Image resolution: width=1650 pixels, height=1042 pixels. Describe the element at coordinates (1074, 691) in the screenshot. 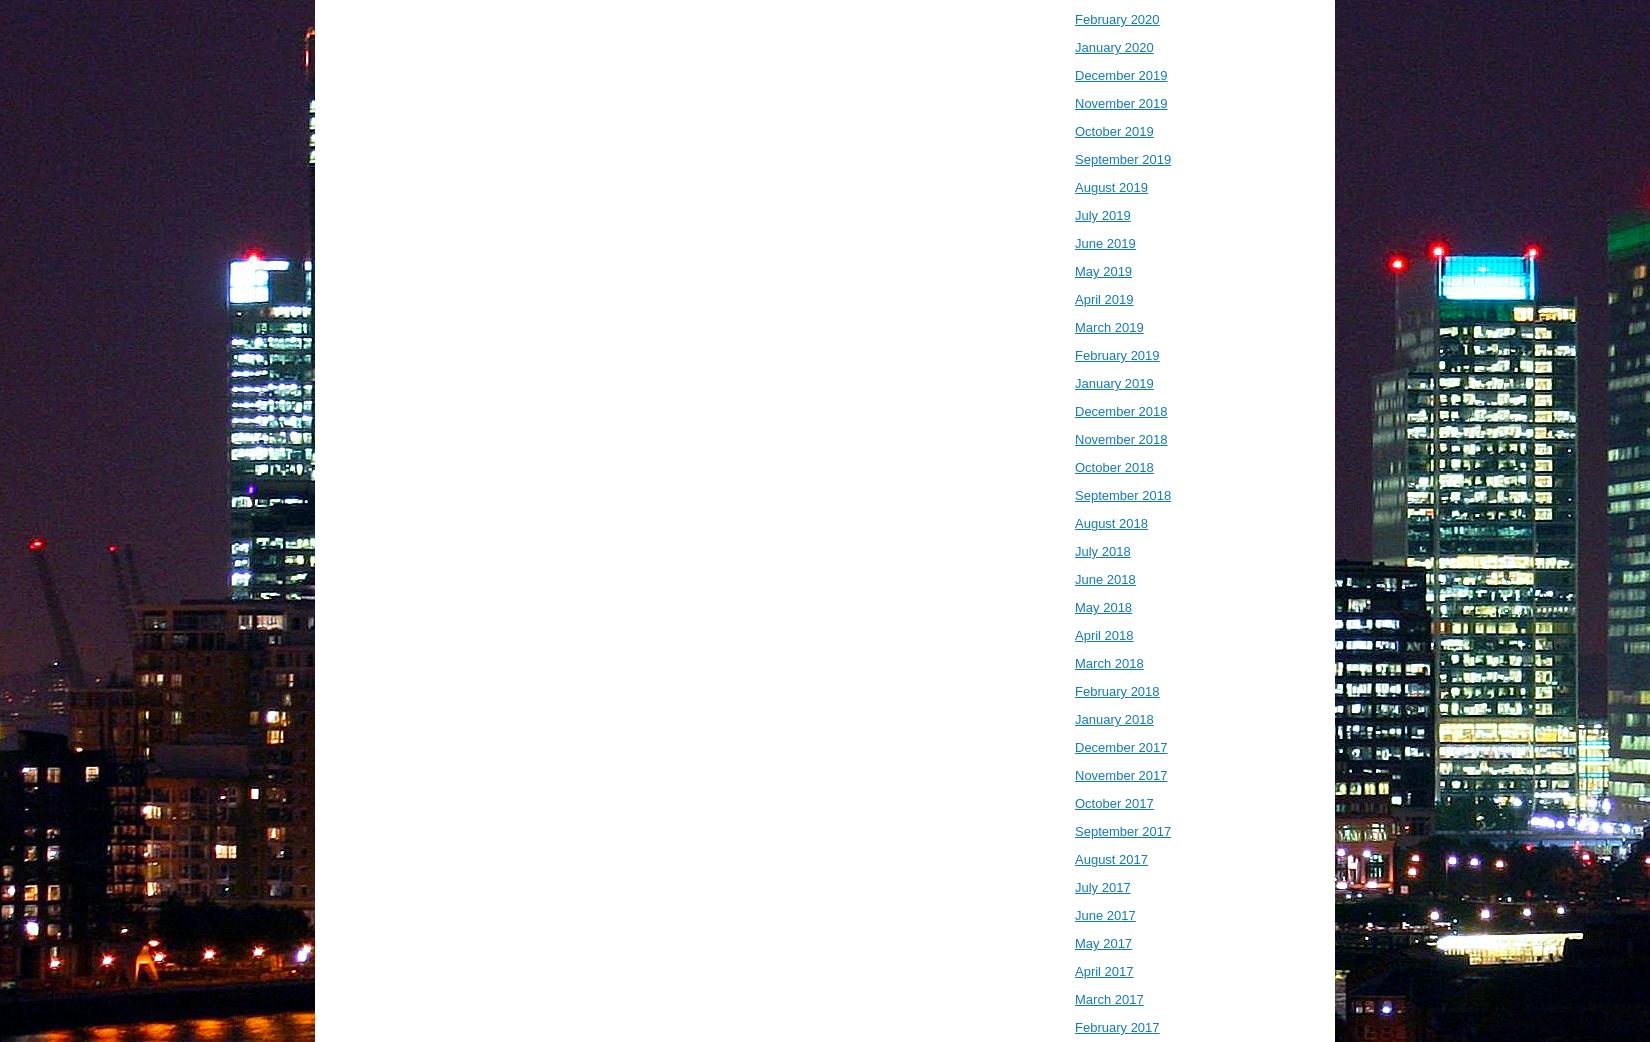

I see `'February 2018'` at that location.